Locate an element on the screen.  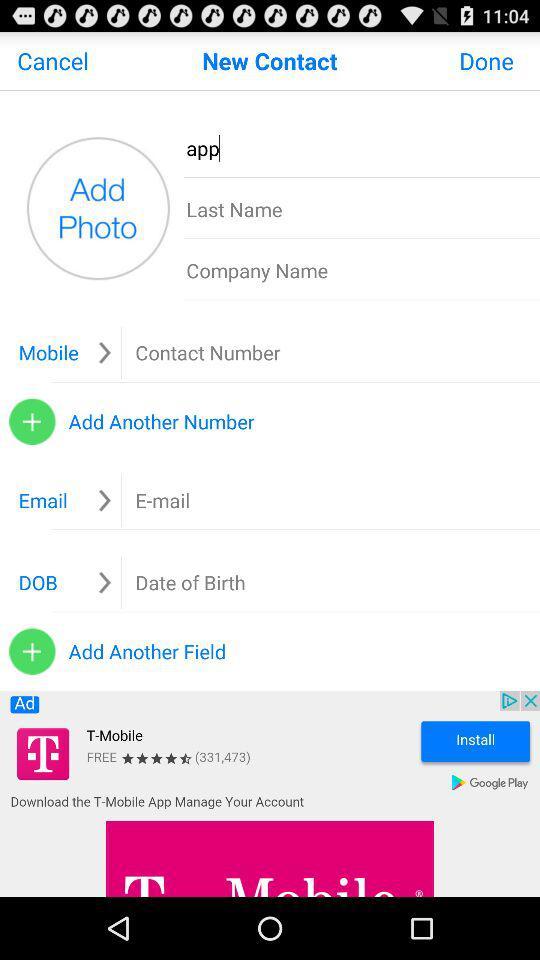
for adverisment is located at coordinates (270, 794).